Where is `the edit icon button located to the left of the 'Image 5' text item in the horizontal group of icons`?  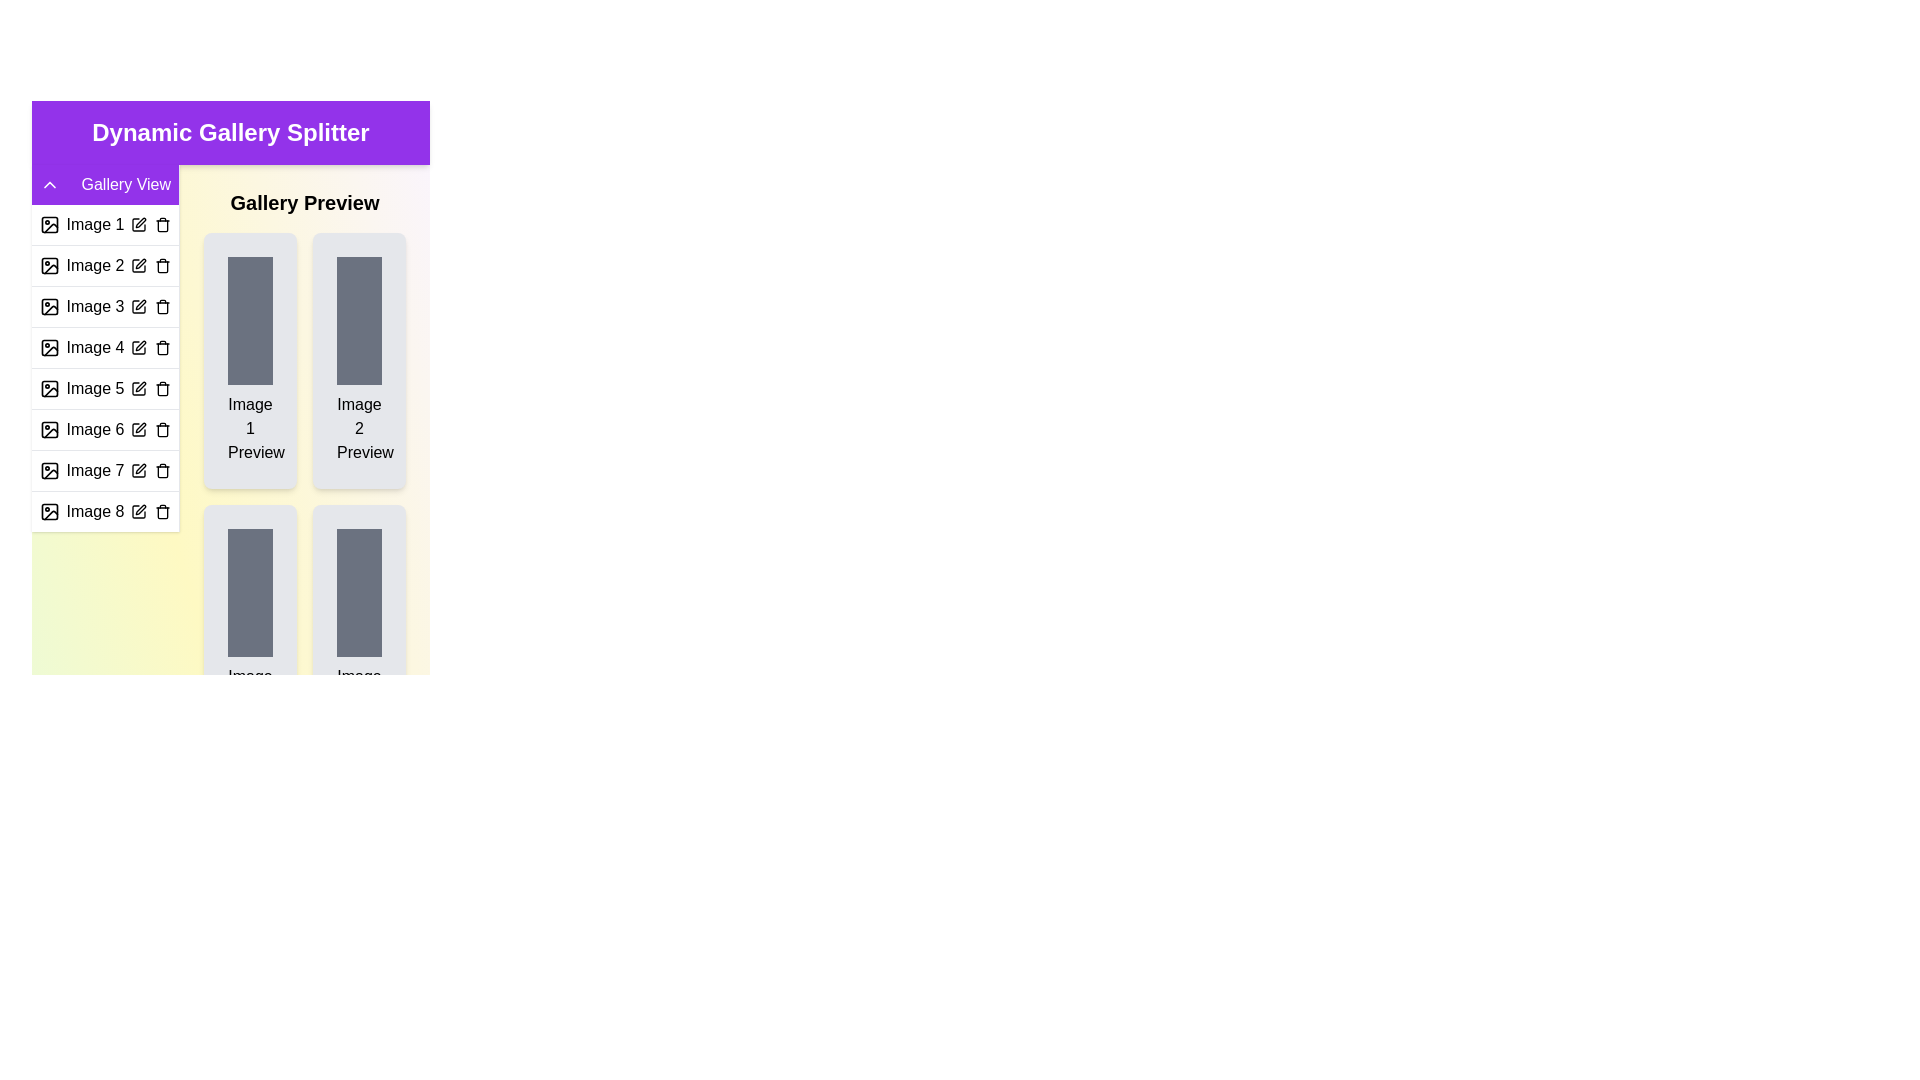
the edit icon button located to the left of the 'Image 5' text item in the horizontal group of icons is located at coordinates (138, 389).